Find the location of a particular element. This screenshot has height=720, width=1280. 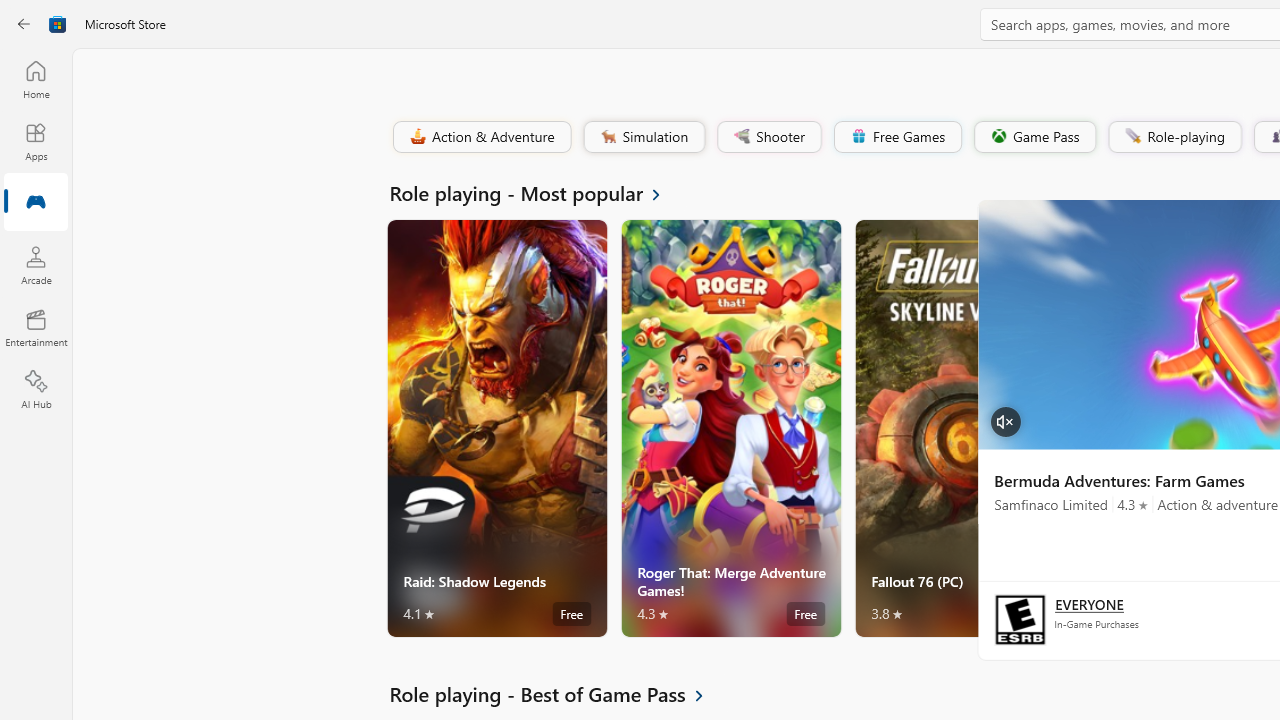

'Game Pass' is located at coordinates (1033, 135).